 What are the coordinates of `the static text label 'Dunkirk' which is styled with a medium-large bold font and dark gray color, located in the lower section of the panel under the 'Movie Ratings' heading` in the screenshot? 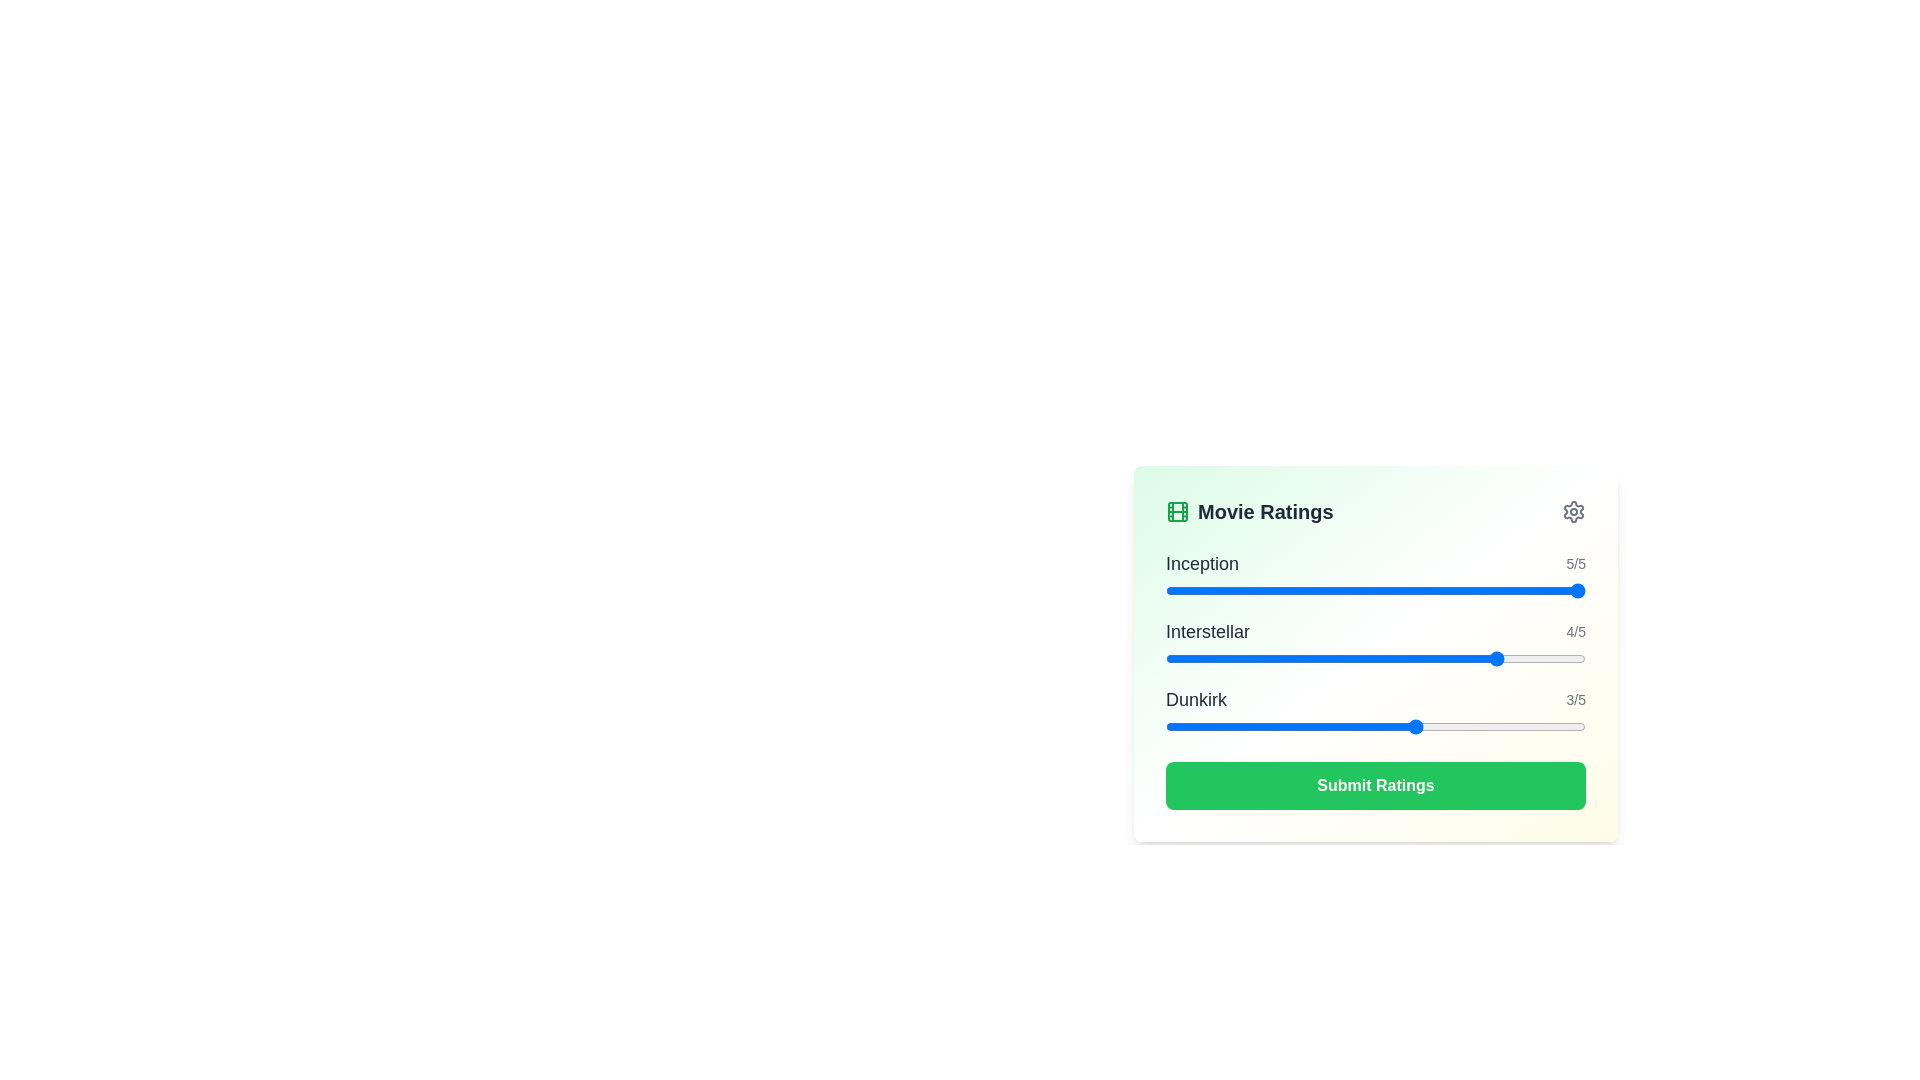 It's located at (1196, 698).